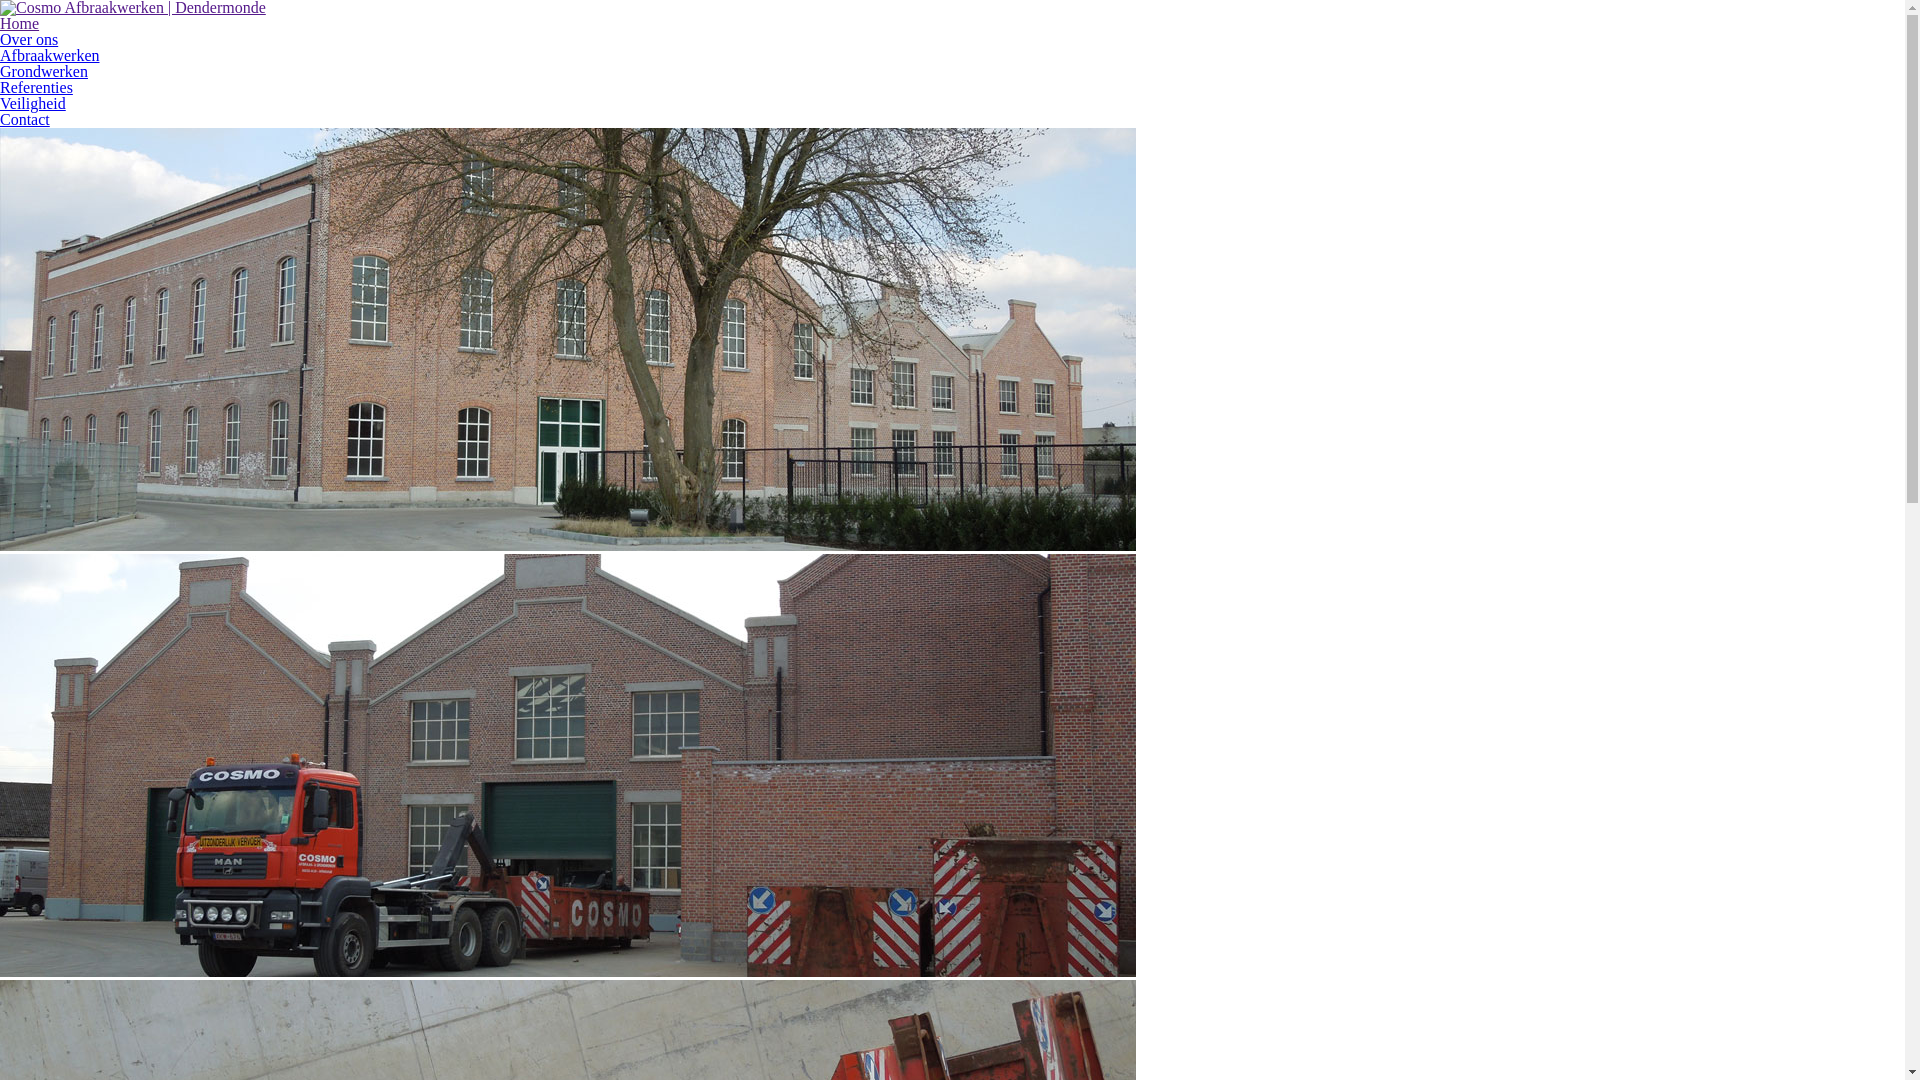 The image size is (1920, 1080). I want to click on 'Home', so click(19, 23).